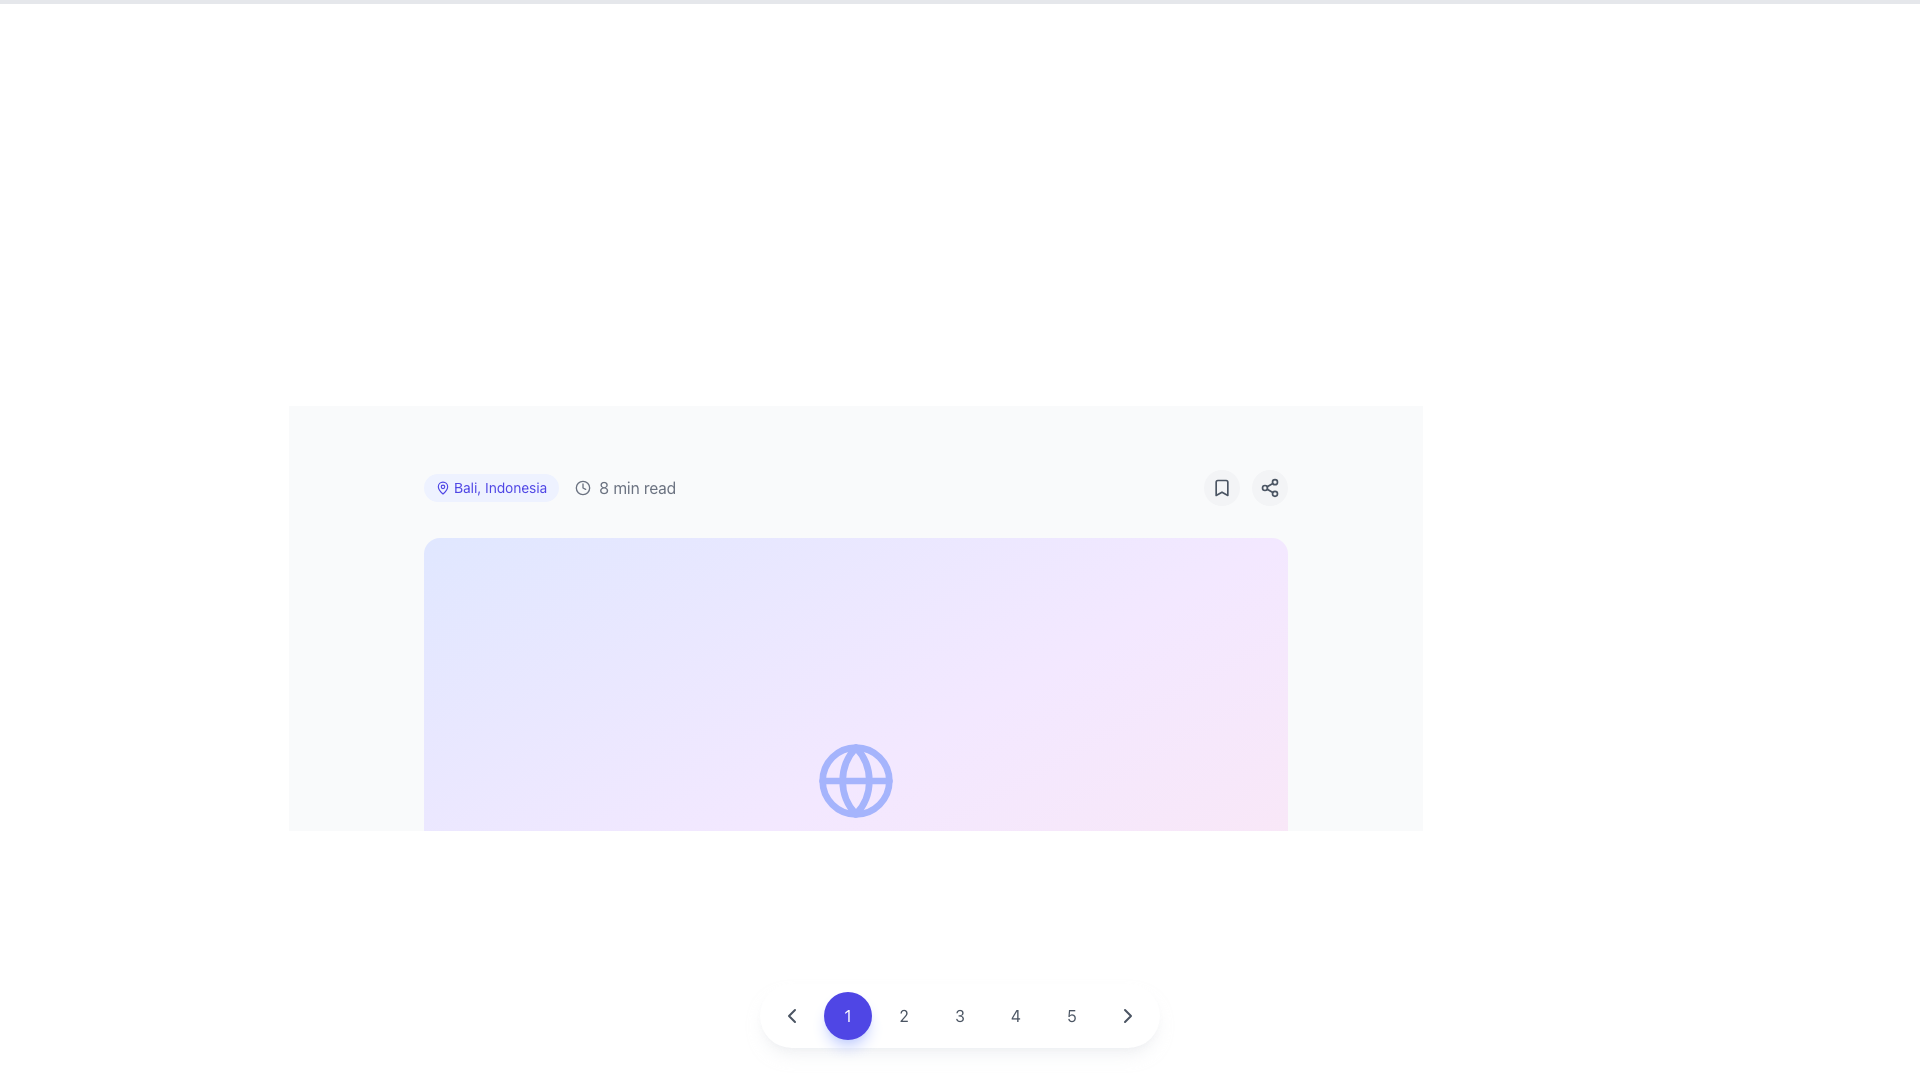 This screenshot has width=1920, height=1080. I want to click on the second navigation button that allows users, so click(902, 1015).